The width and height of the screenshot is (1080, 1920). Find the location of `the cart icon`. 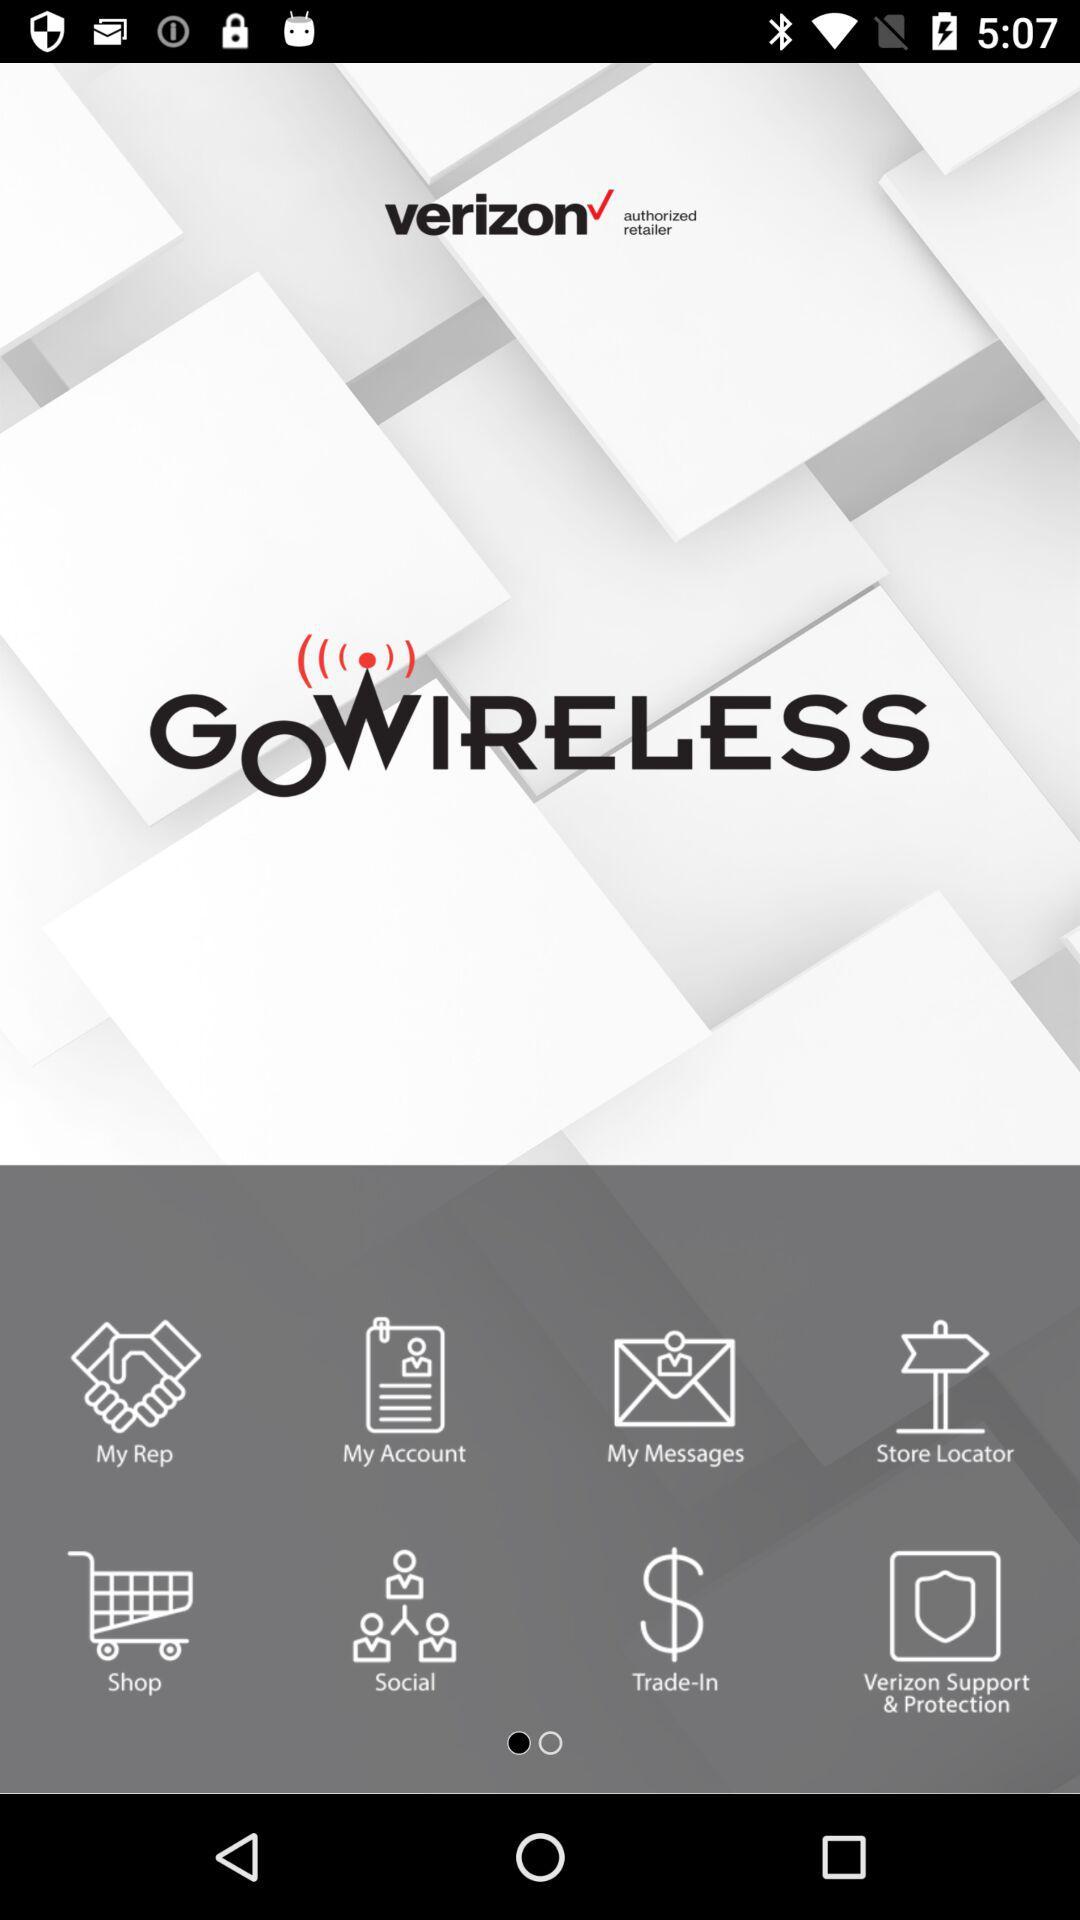

the cart icon is located at coordinates (135, 1620).